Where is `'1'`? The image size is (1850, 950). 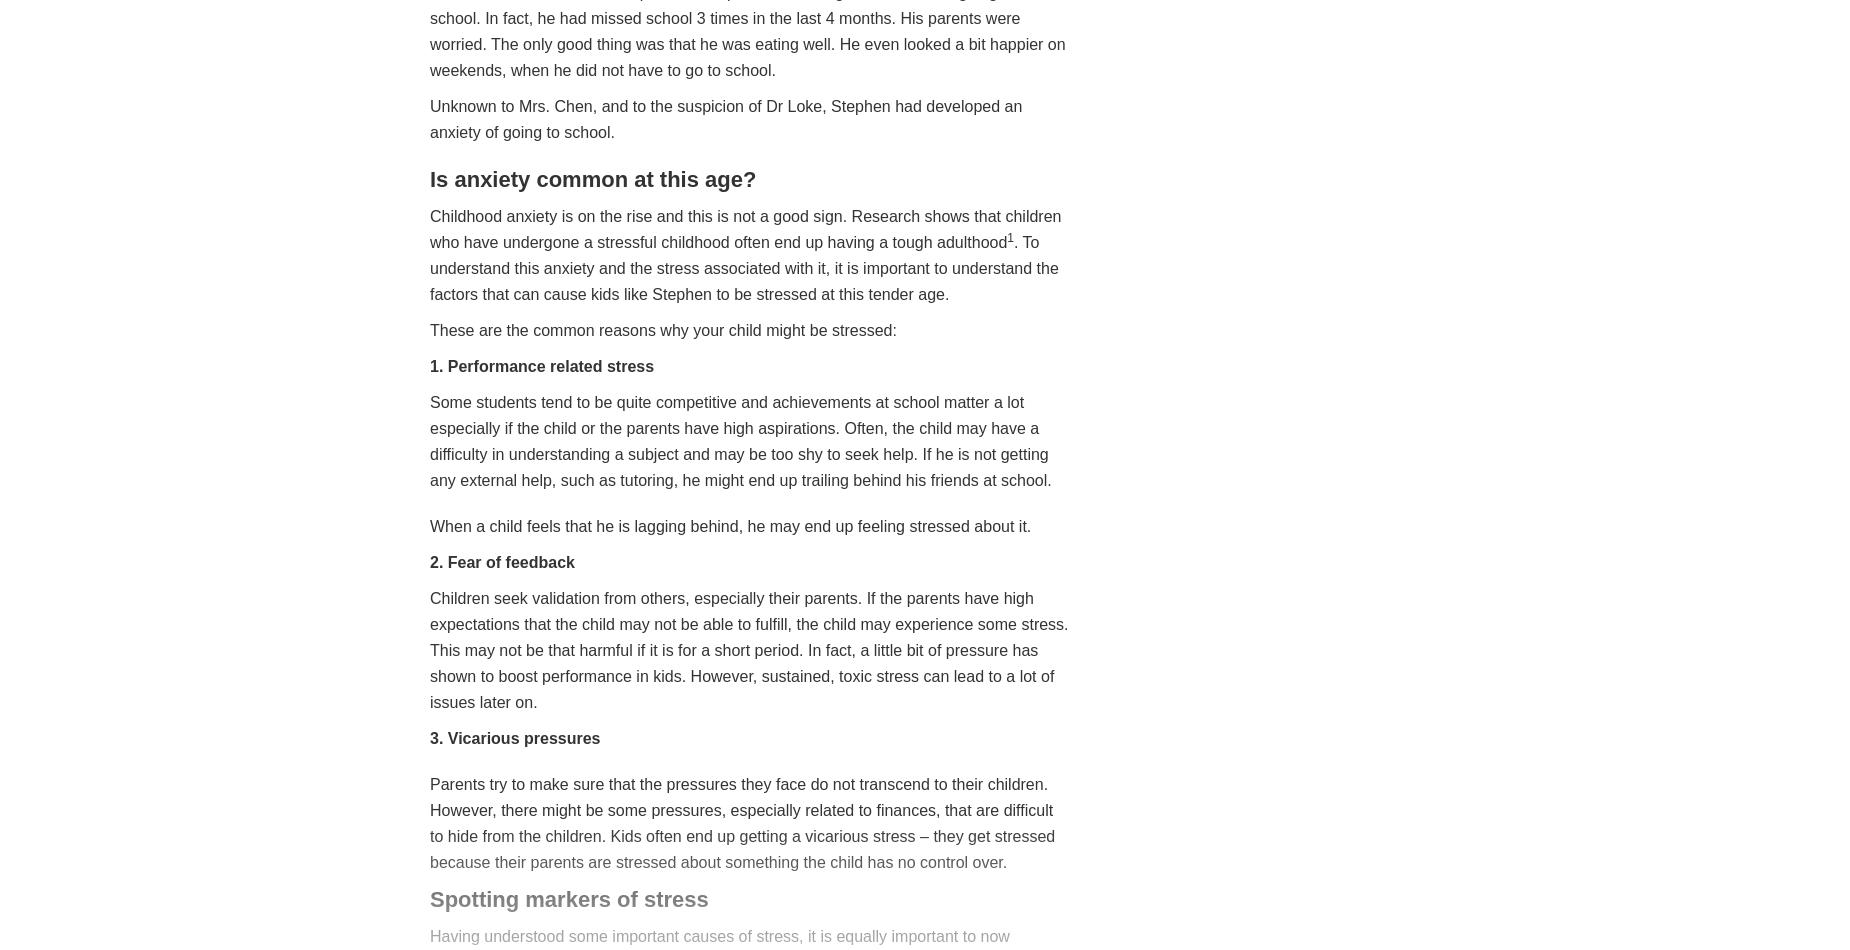
'1' is located at coordinates (1009, 237).